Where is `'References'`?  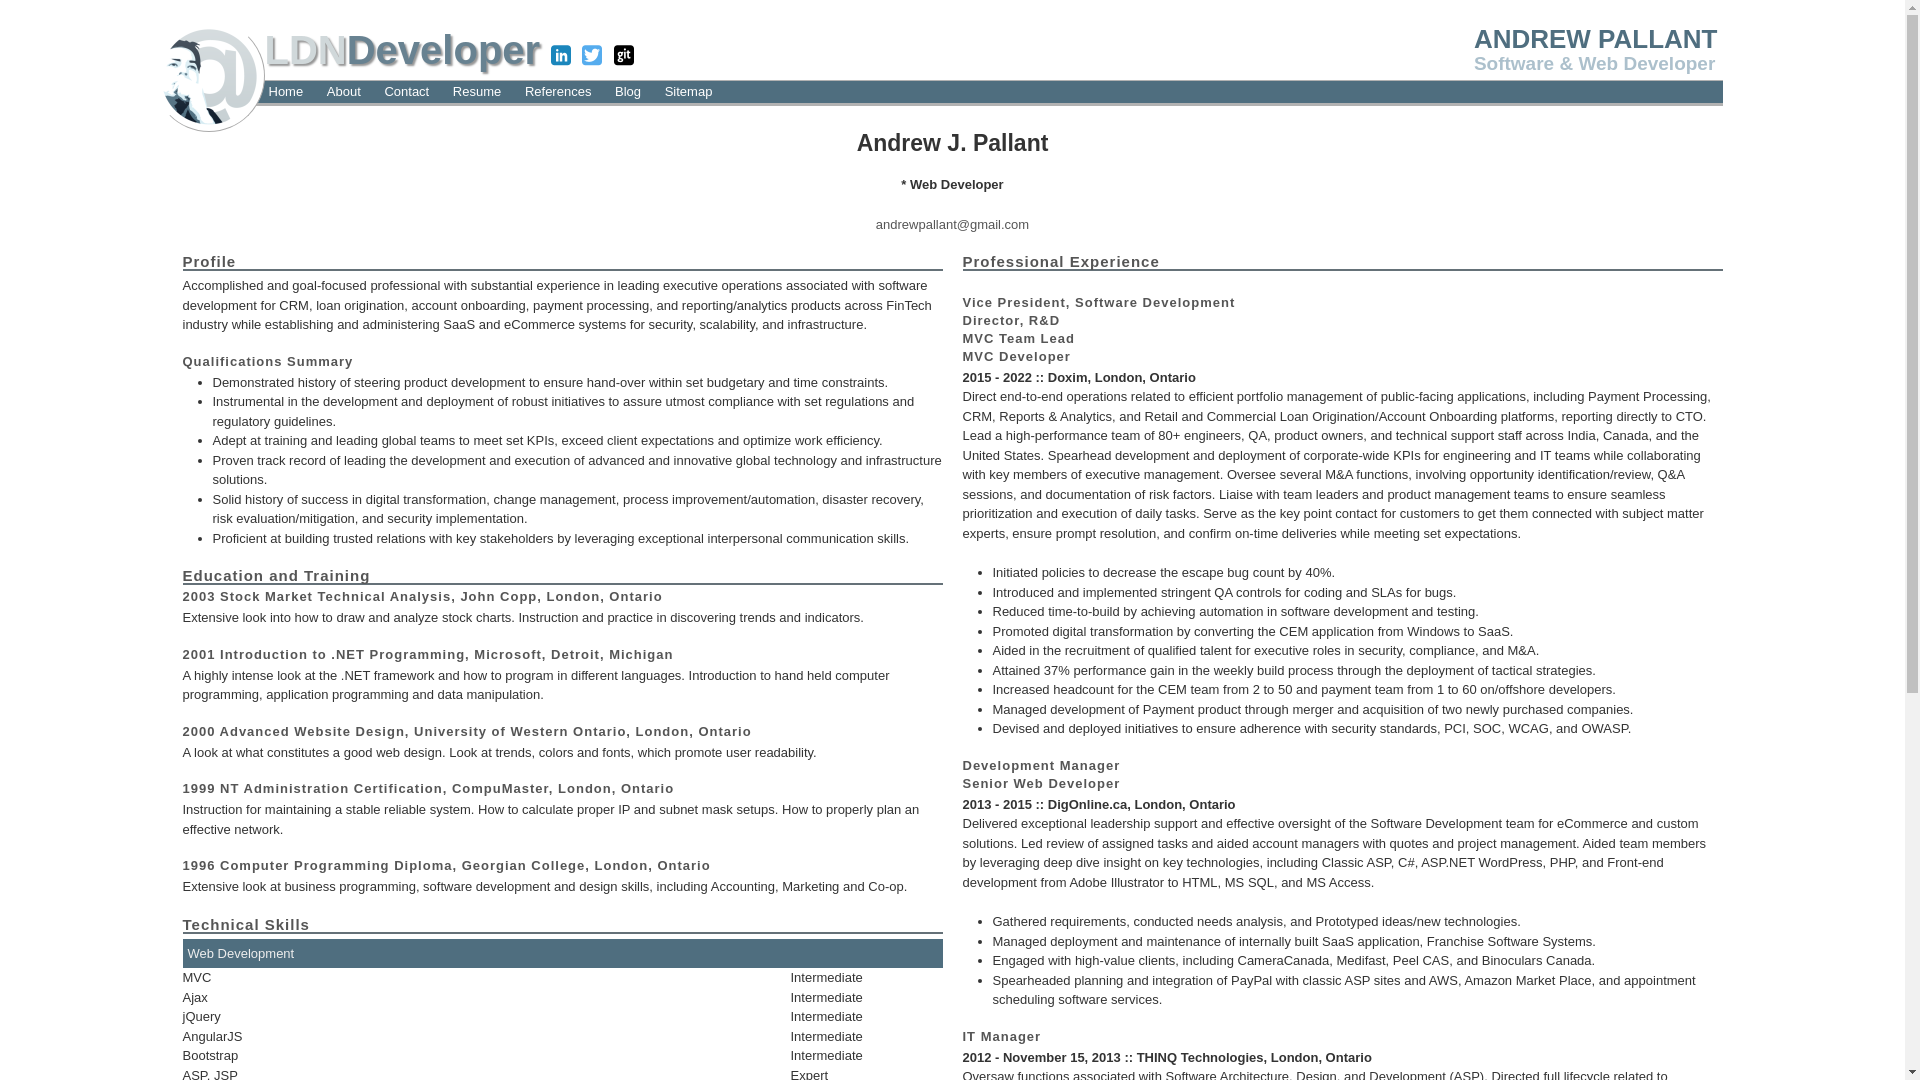 'References' is located at coordinates (557, 91).